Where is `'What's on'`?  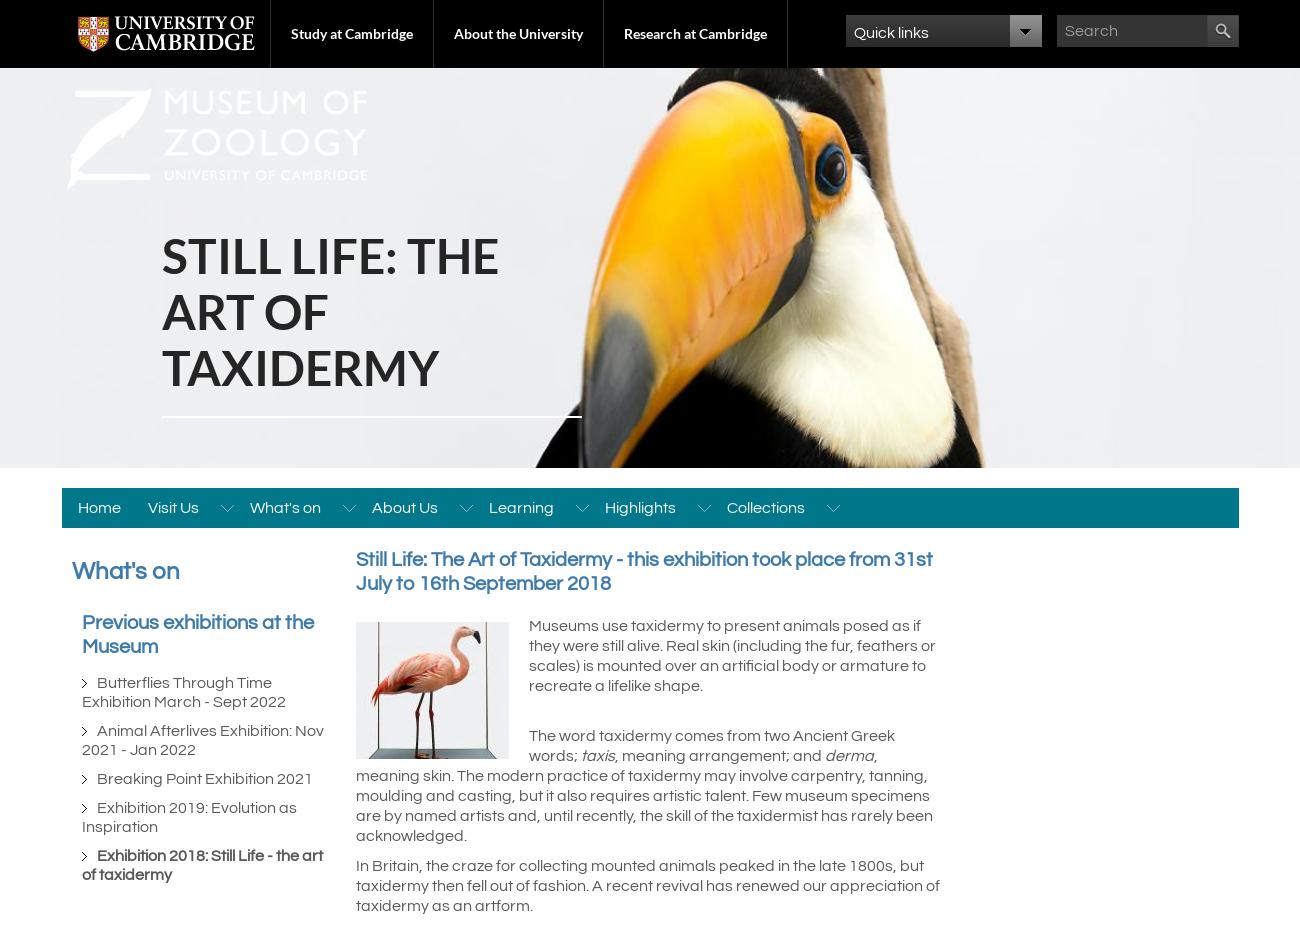 'What's on' is located at coordinates (124, 571).